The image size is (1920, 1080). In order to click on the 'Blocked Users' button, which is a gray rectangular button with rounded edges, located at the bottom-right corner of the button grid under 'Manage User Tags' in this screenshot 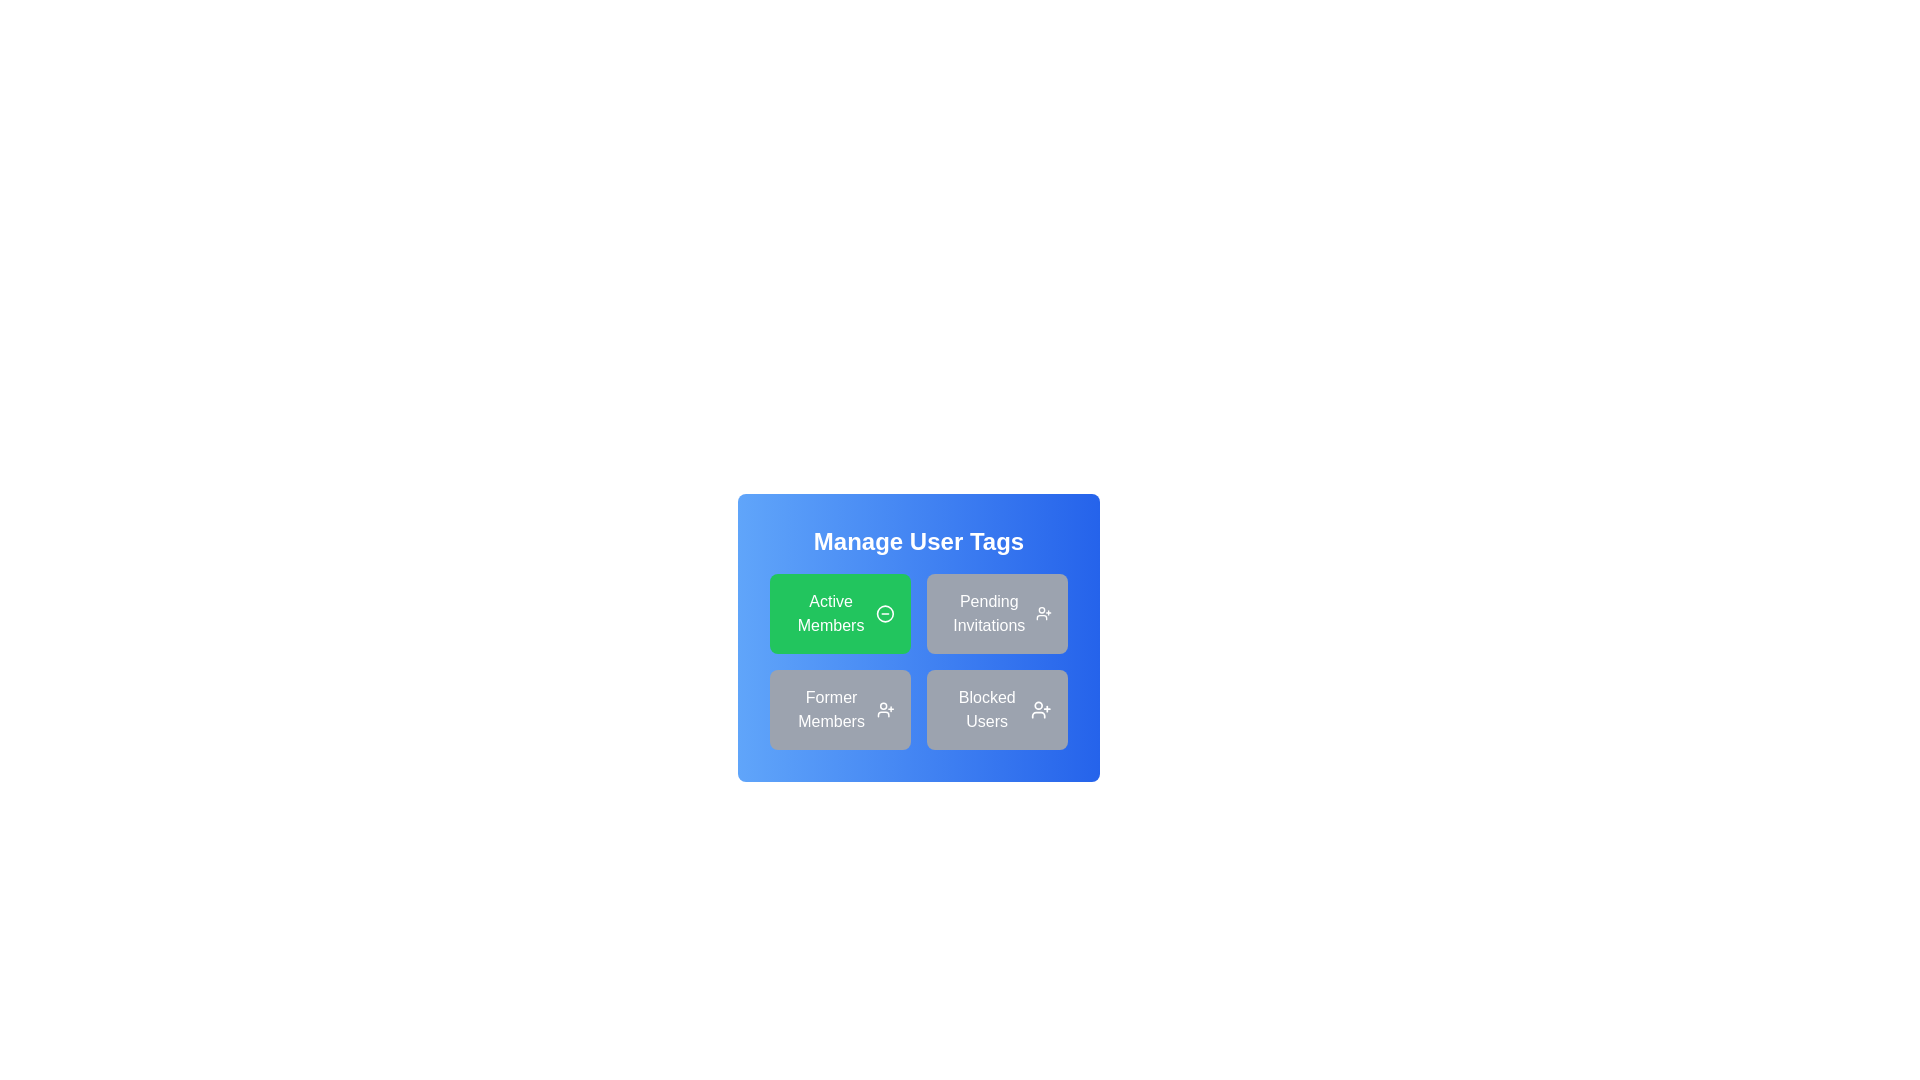, I will do `click(997, 708)`.